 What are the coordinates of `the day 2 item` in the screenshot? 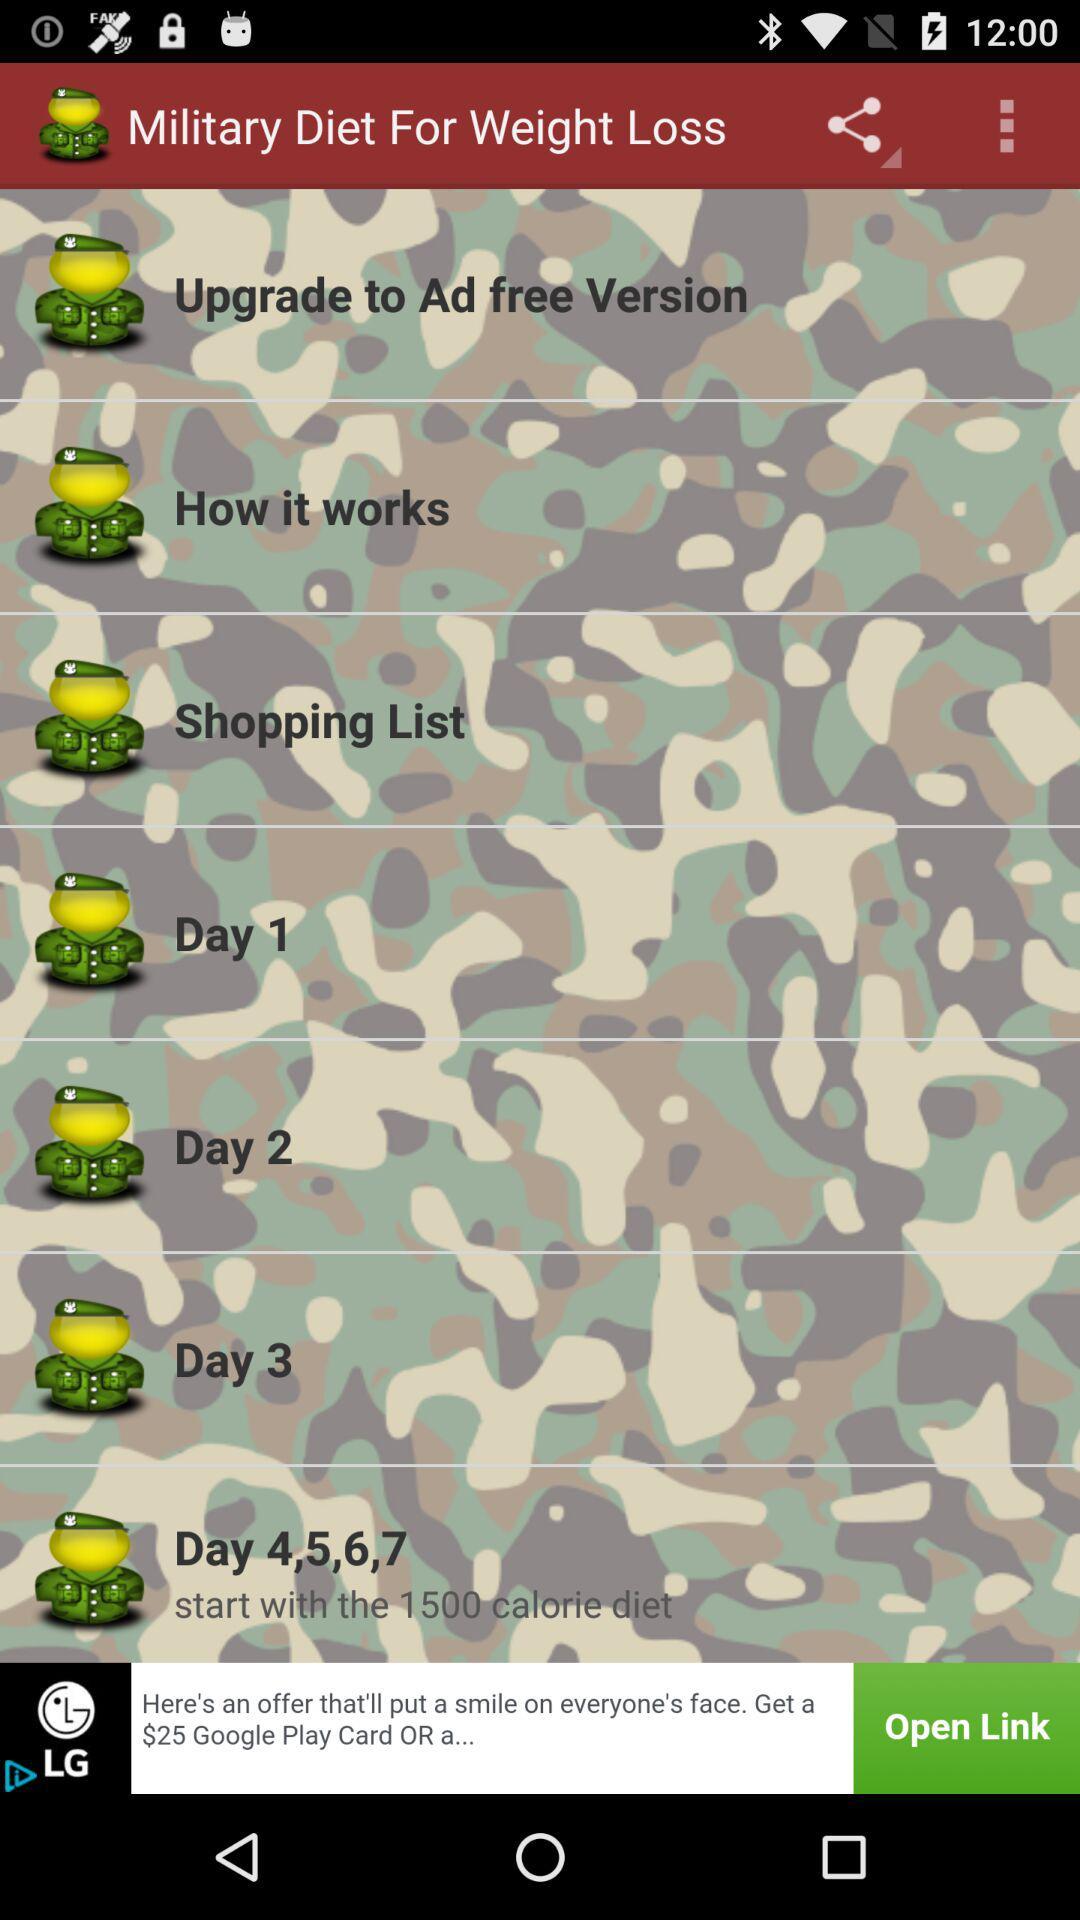 It's located at (613, 1145).